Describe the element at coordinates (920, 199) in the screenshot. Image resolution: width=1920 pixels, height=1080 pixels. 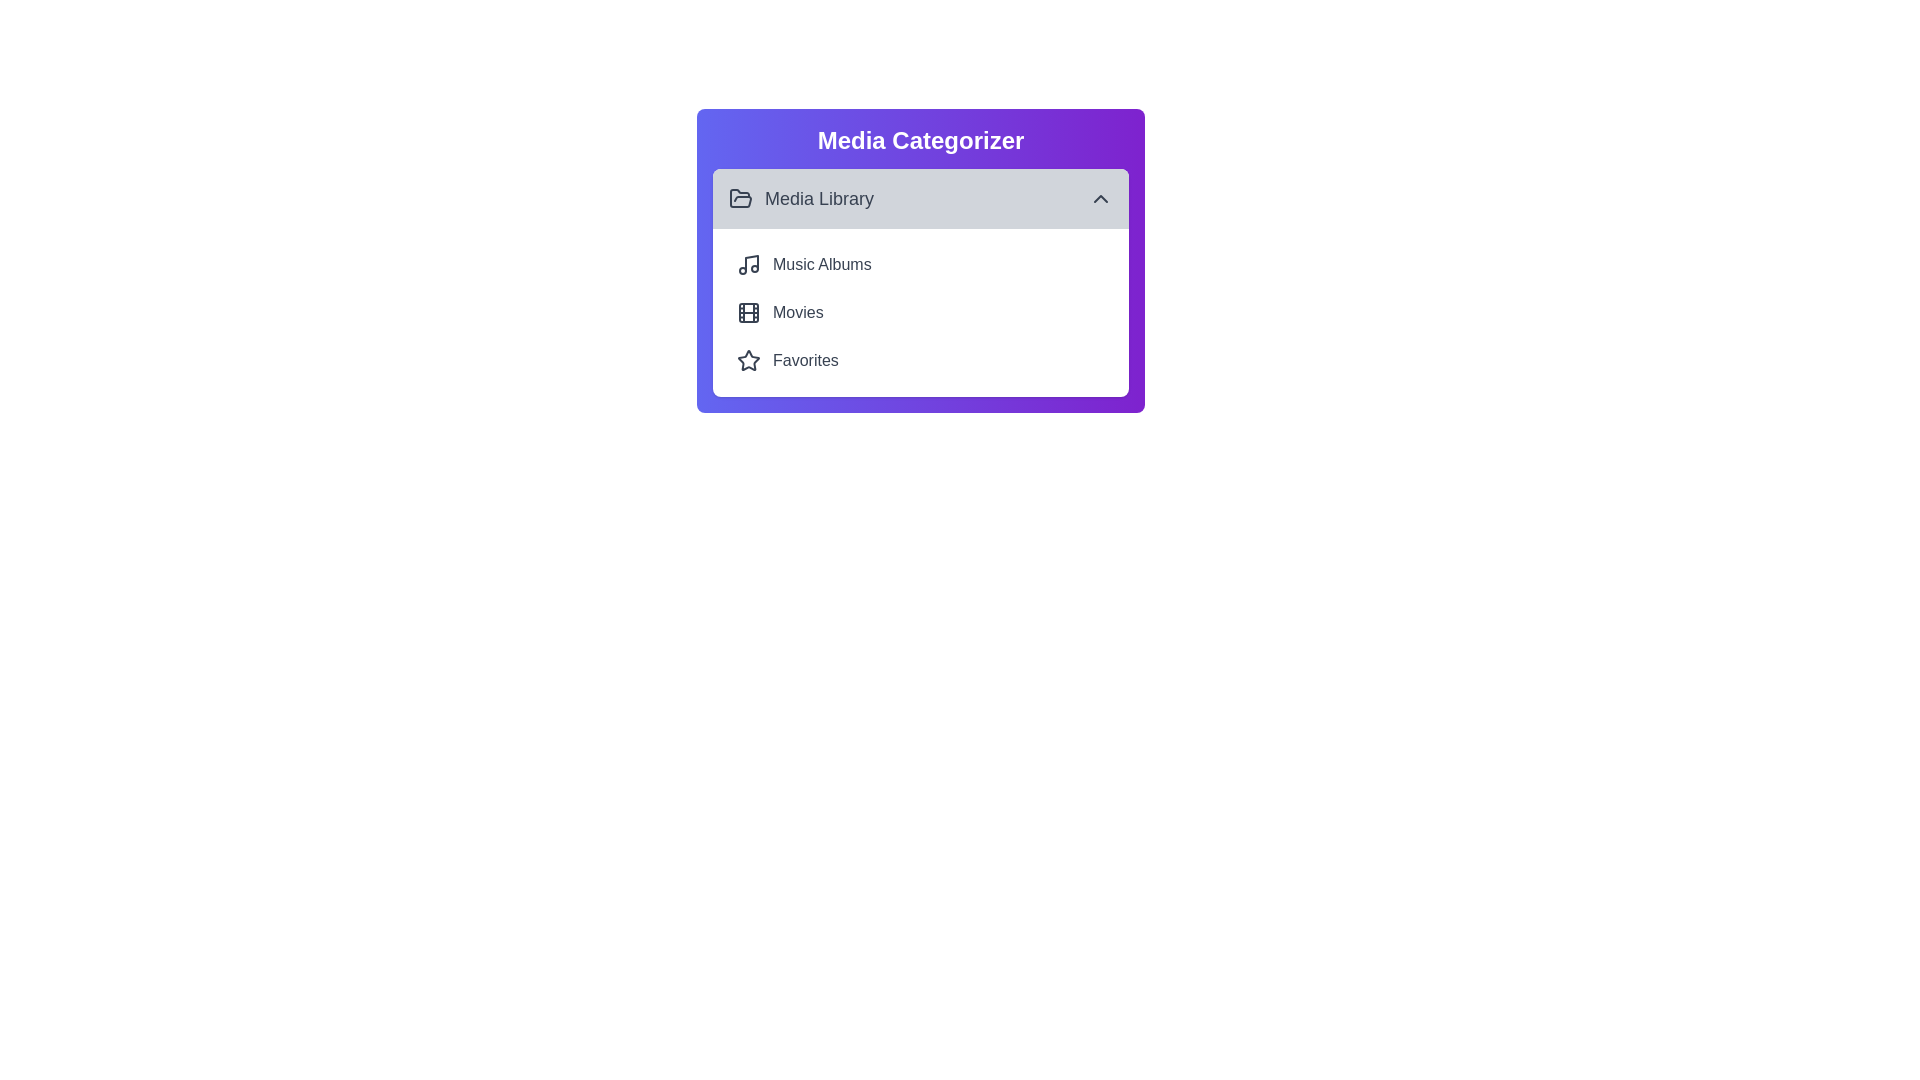
I see `the toggle button to change the menu's expansion state` at that location.